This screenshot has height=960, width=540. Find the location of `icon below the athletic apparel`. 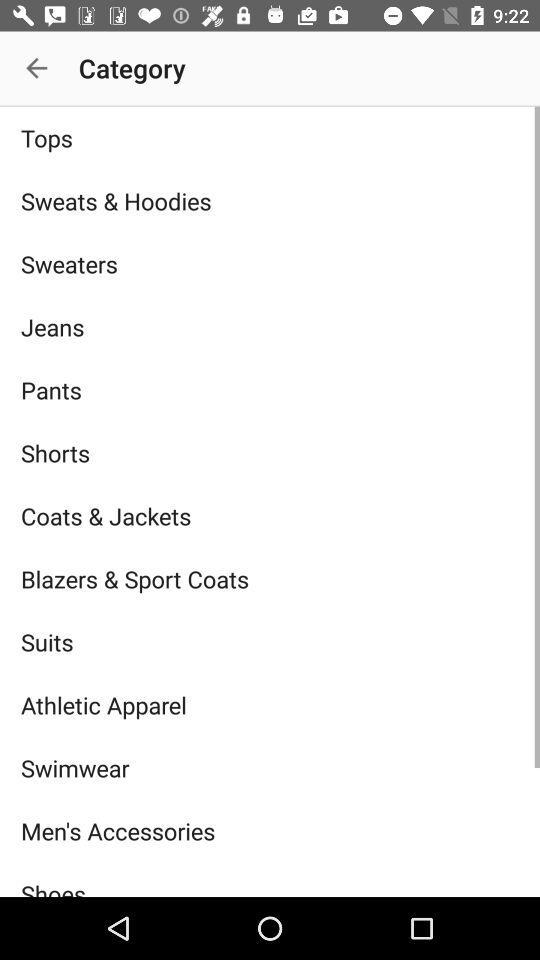

icon below the athletic apparel is located at coordinates (270, 767).